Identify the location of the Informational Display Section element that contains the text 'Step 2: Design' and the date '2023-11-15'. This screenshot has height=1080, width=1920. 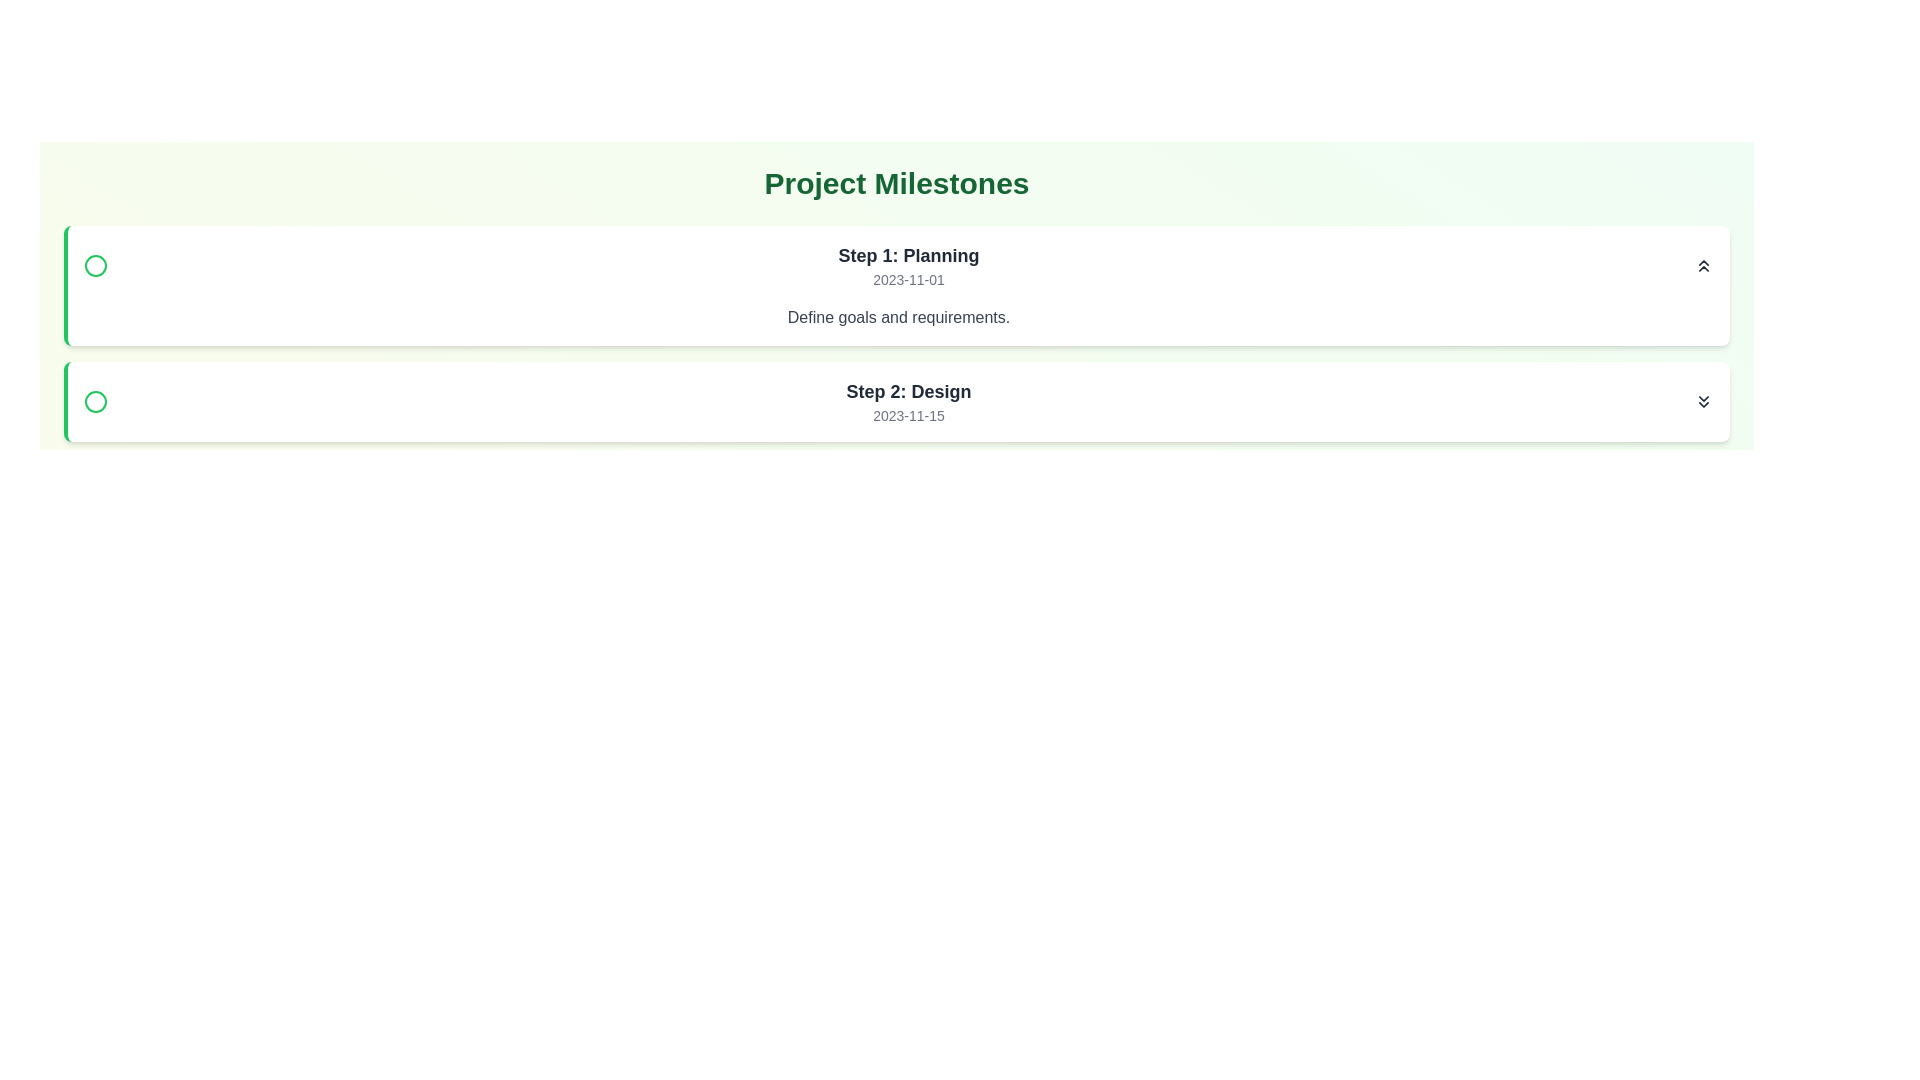
(897, 401).